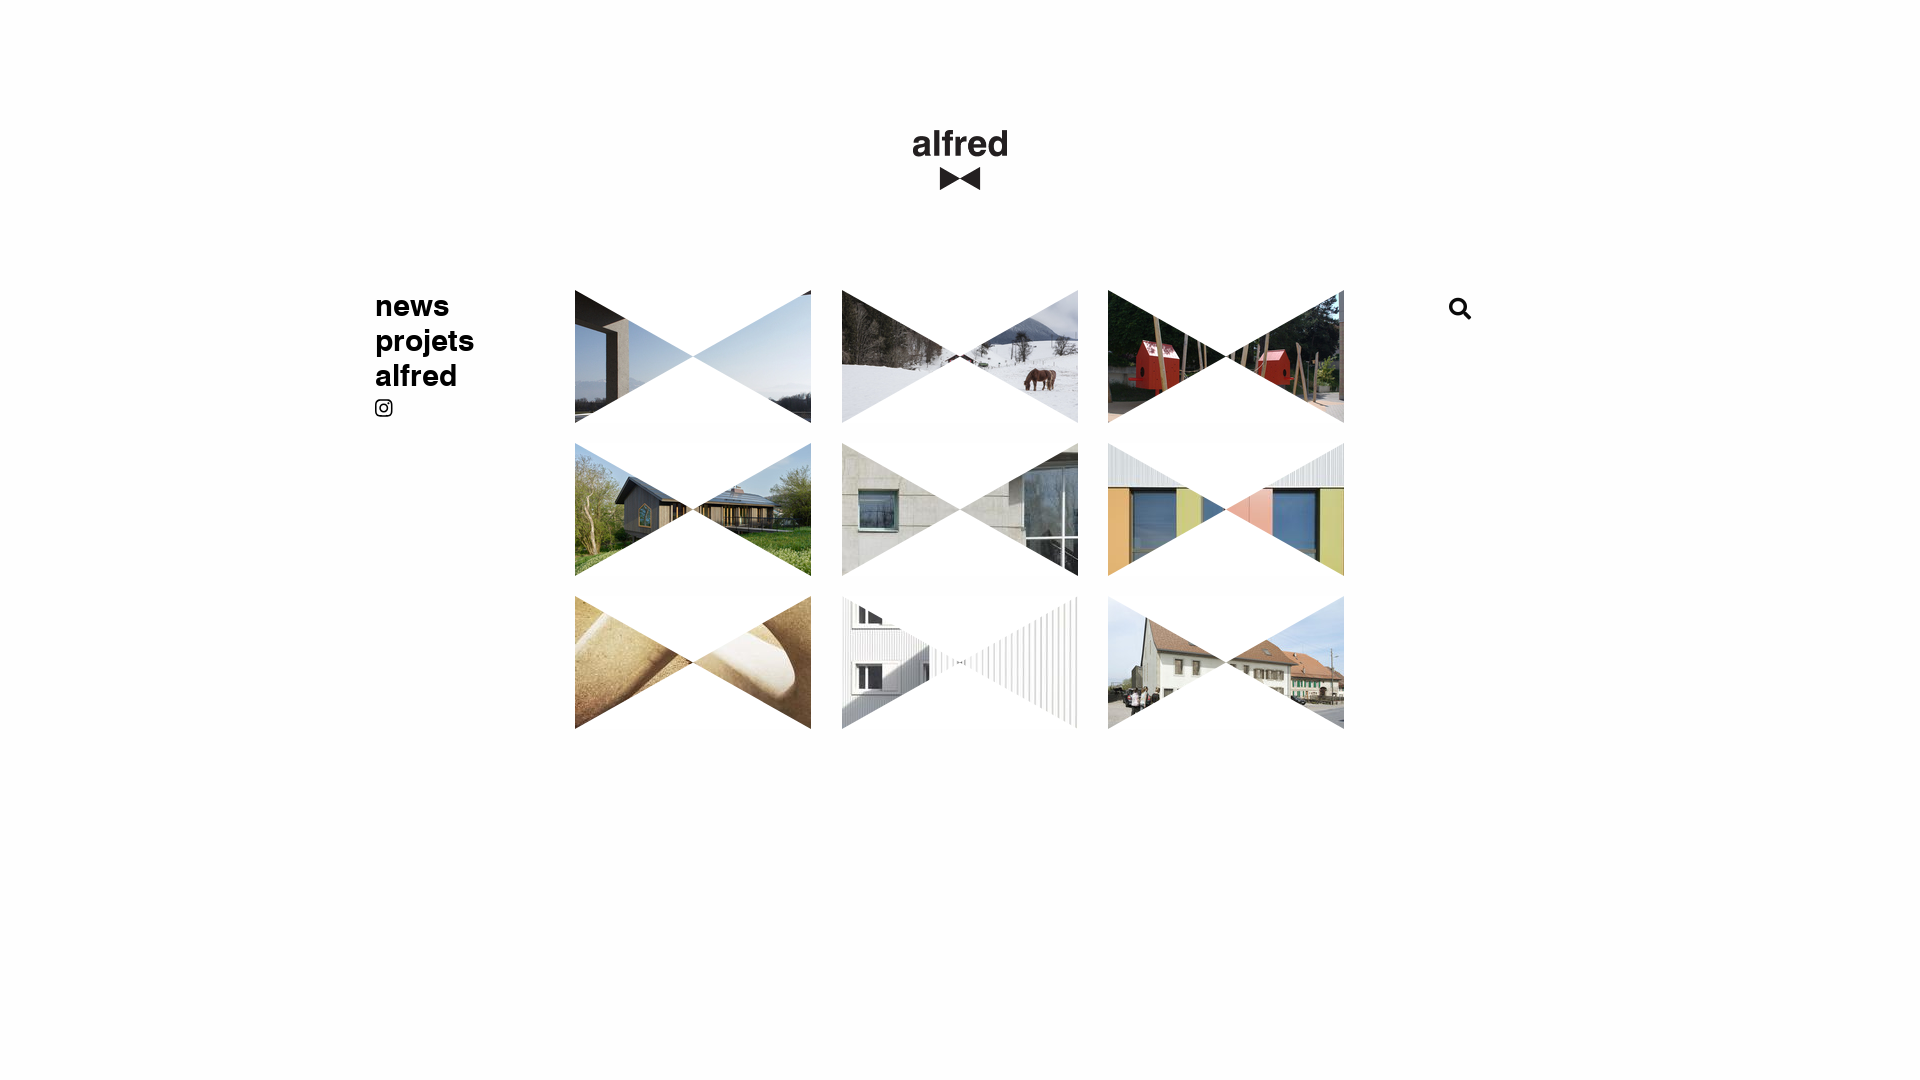 The height and width of the screenshot is (1080, 1920). Describe the element at coordinates (459, 377) in the screenshot. I see `'alfred'` at that location.